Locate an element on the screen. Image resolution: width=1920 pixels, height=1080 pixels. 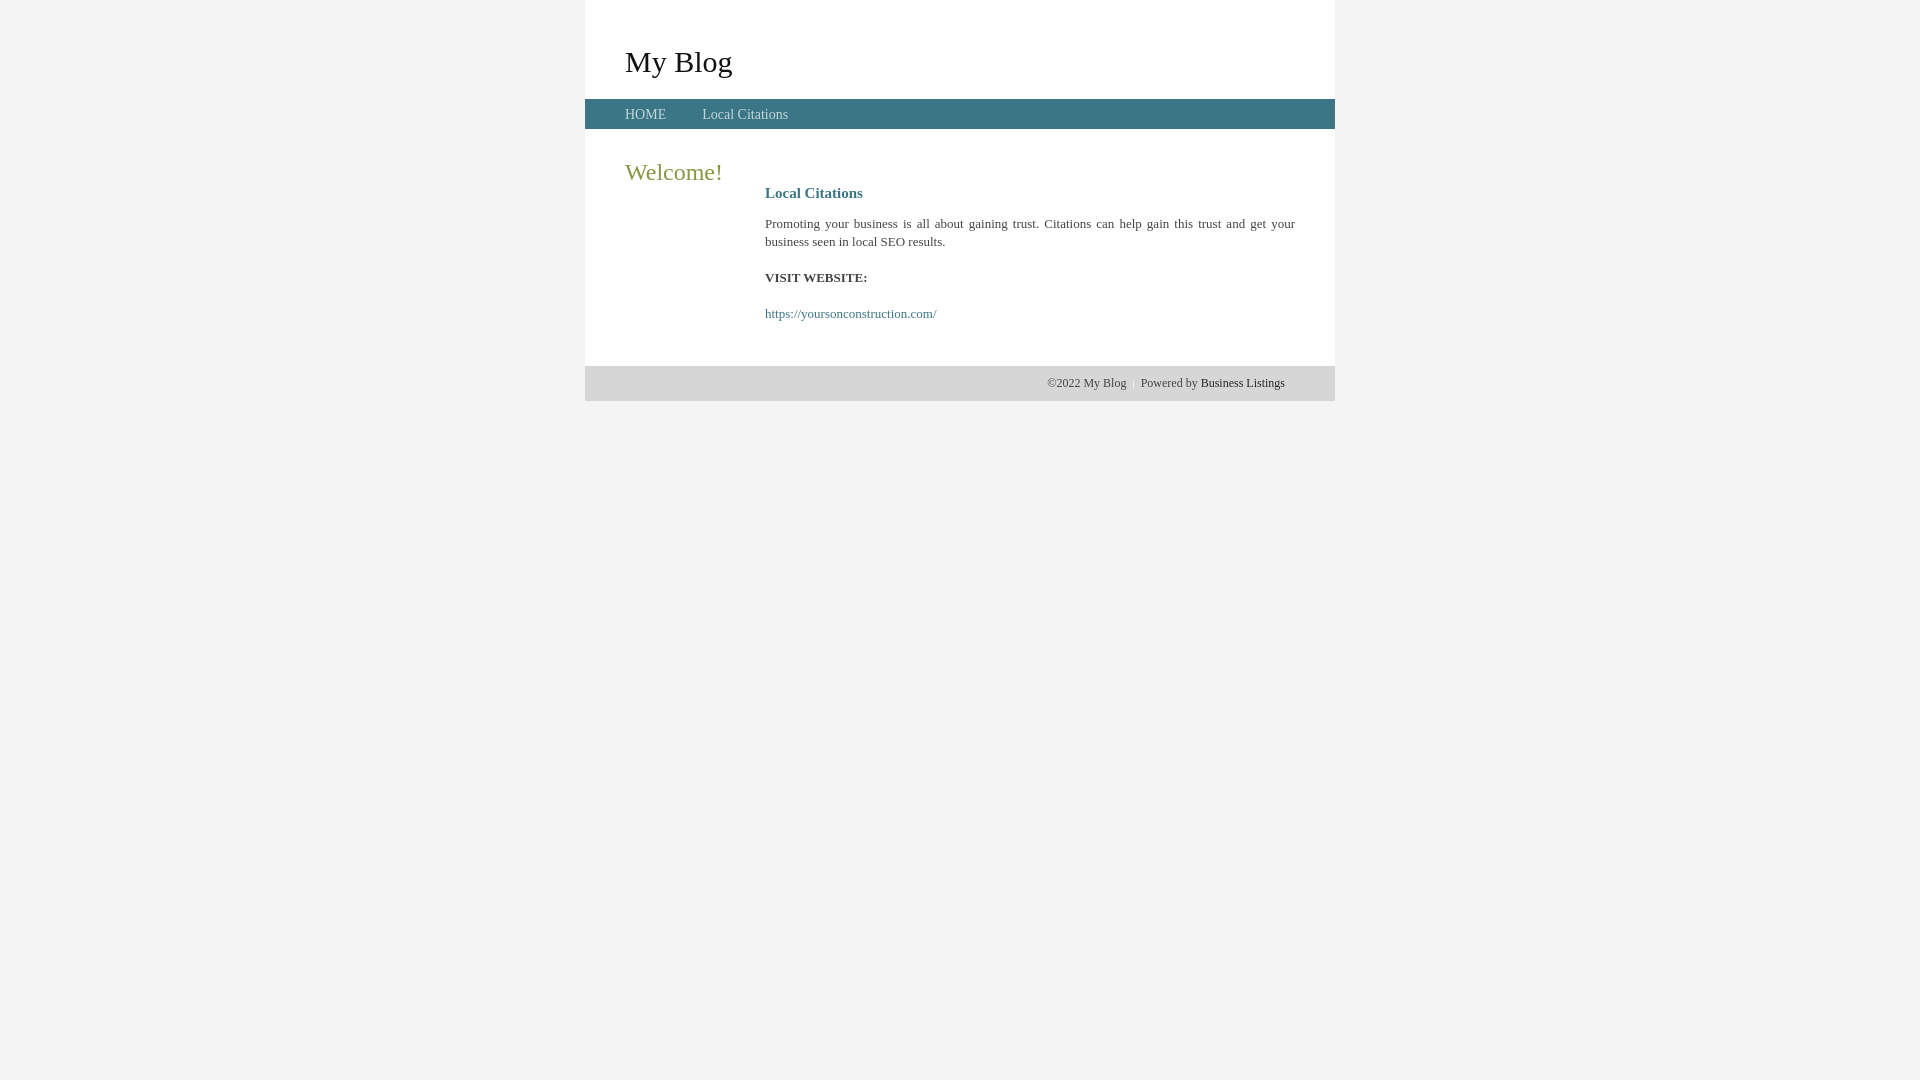
'My Blog' is located at coordinates (678, 60).